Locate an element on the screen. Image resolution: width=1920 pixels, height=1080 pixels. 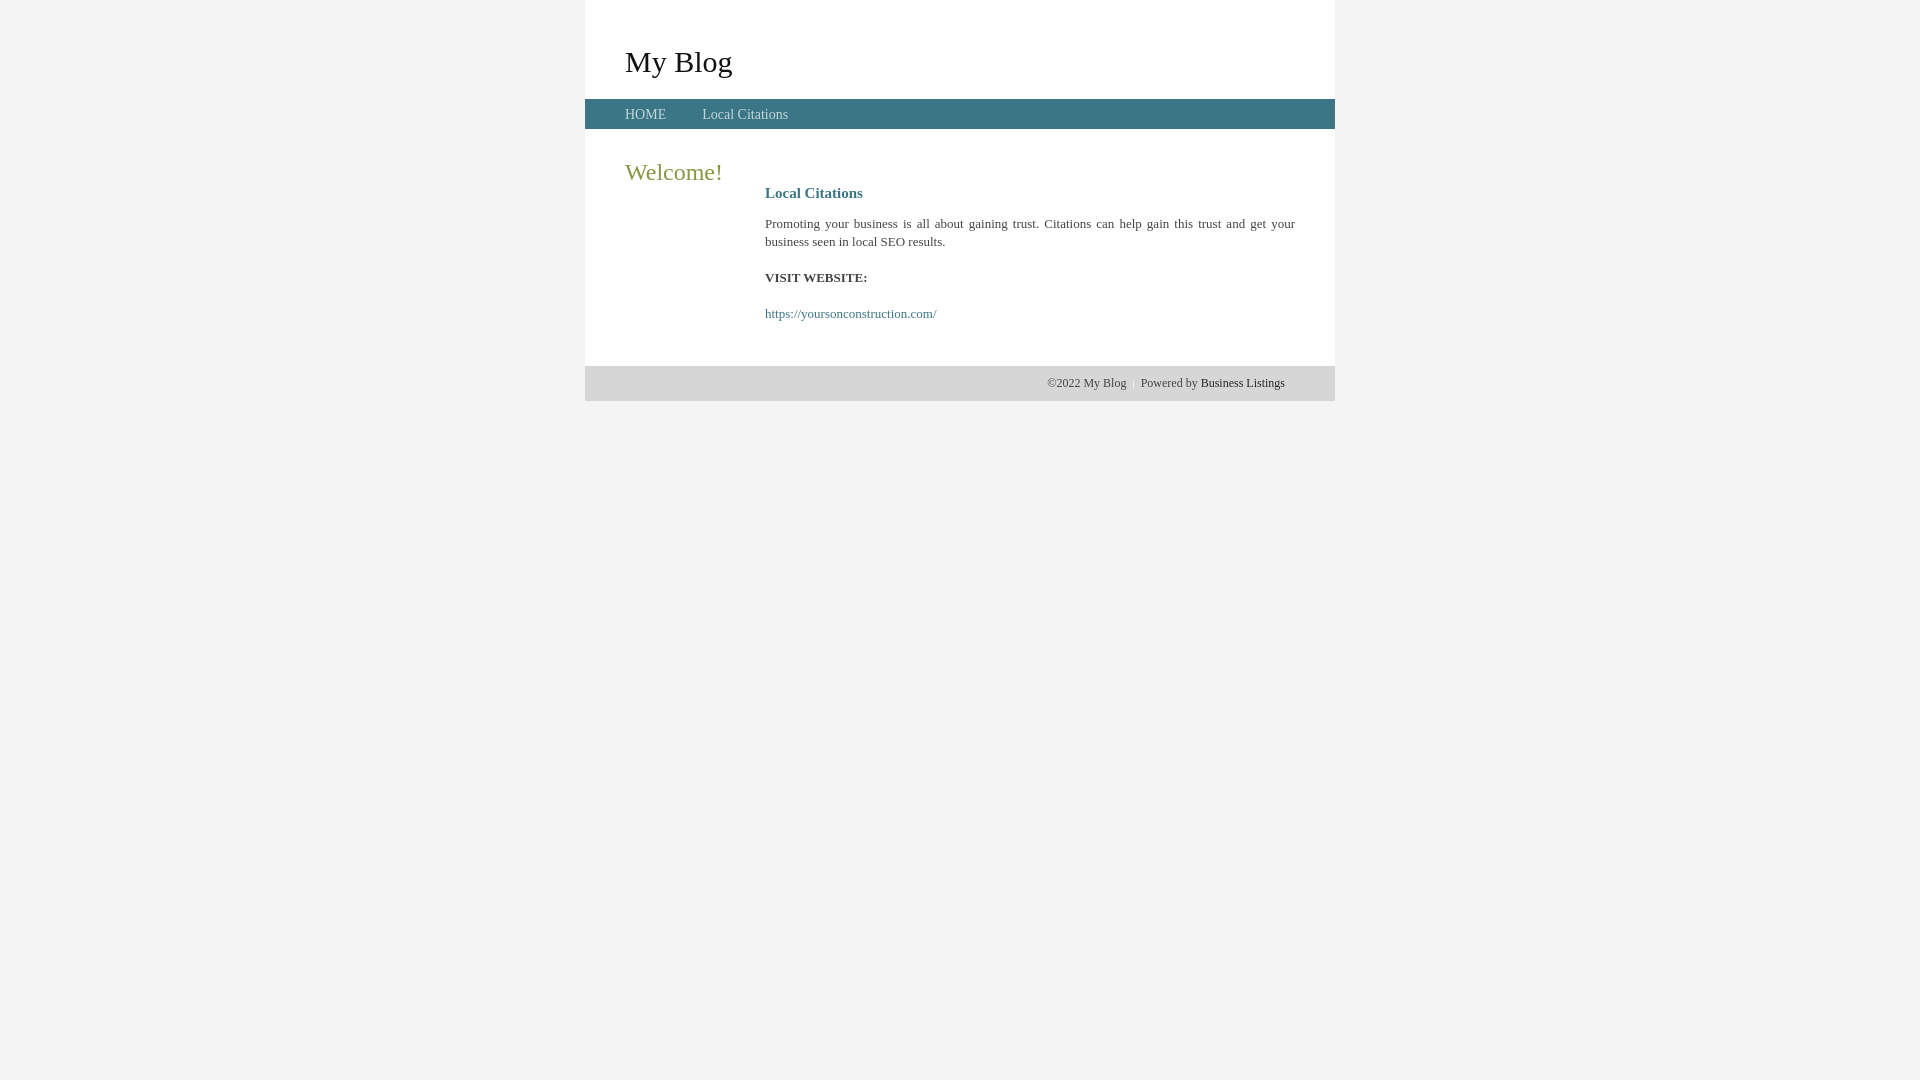
'My Blog' is located at coordinates (678, 60).